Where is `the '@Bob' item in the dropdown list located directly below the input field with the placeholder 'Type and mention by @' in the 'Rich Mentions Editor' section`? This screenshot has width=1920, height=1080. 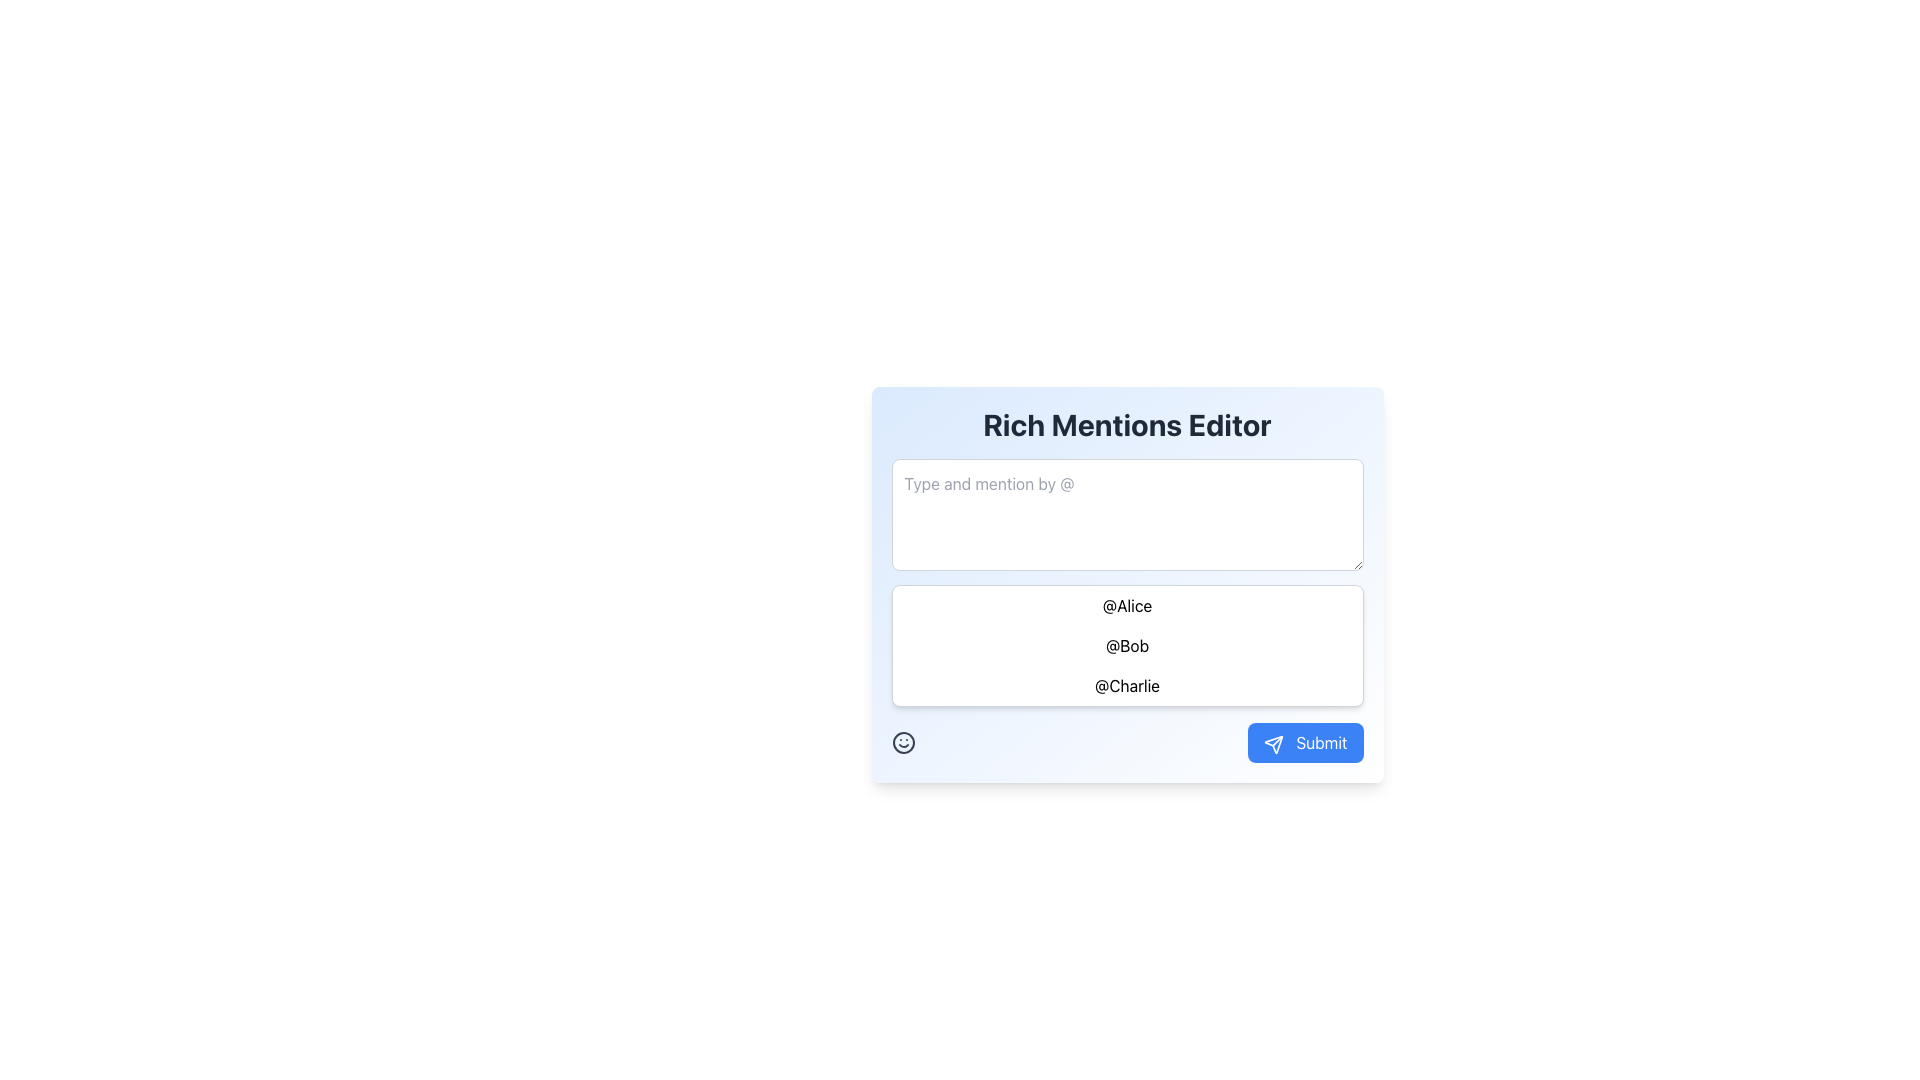
the '@Bob' item in the dropdown list located directly below the input field with the placeholder 'Type and mention by @' in the 'Rich Mentions Editor' section is located at coordinates (1127, 645).